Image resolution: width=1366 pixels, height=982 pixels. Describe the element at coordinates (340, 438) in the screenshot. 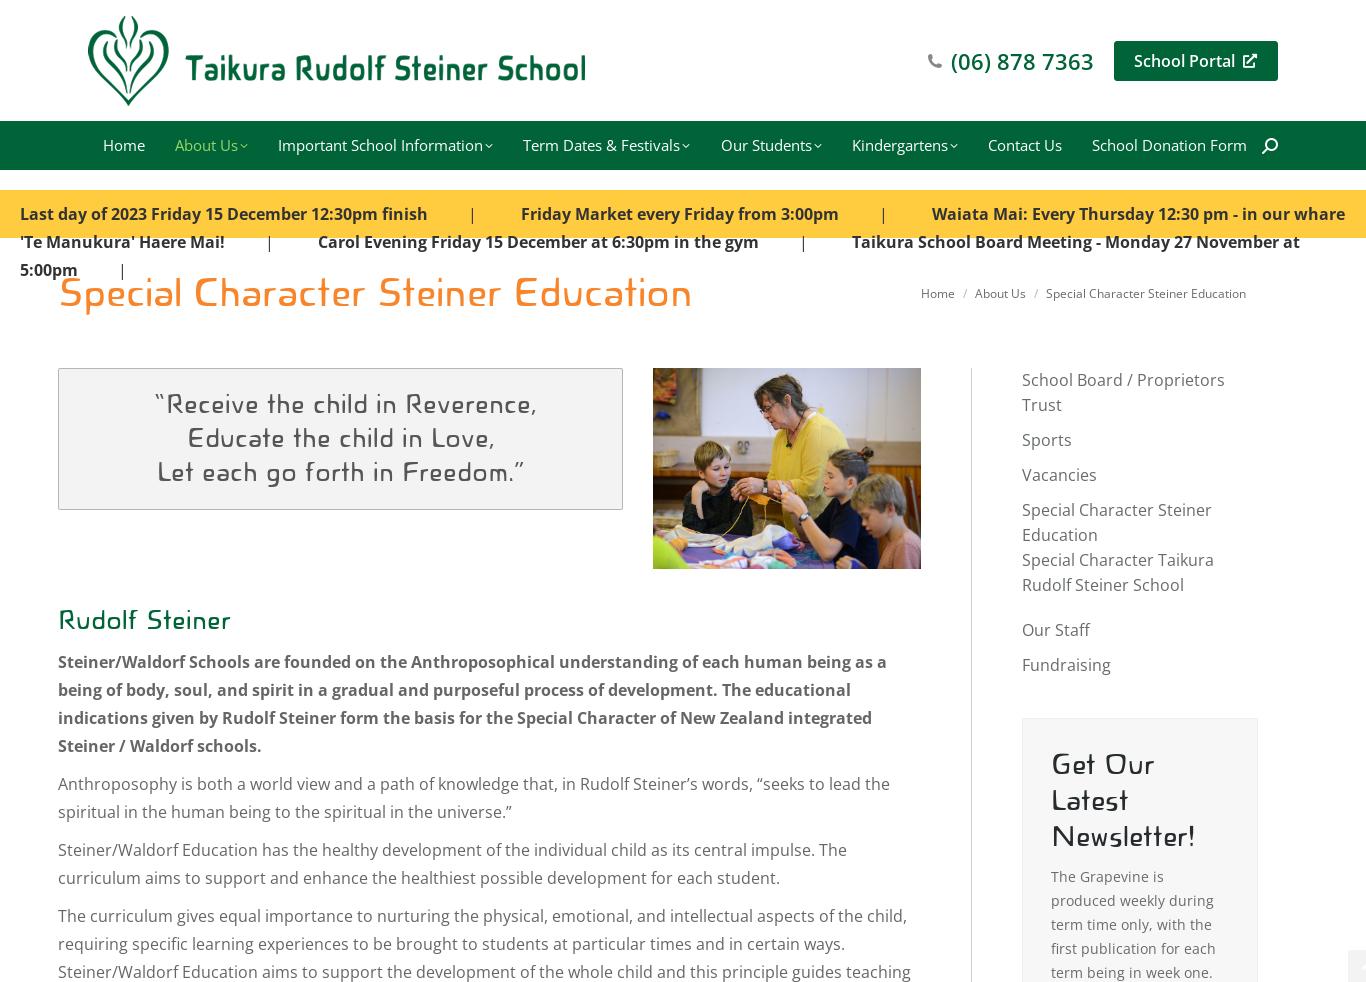

I see `'Educate the child in Love,'` at that location.